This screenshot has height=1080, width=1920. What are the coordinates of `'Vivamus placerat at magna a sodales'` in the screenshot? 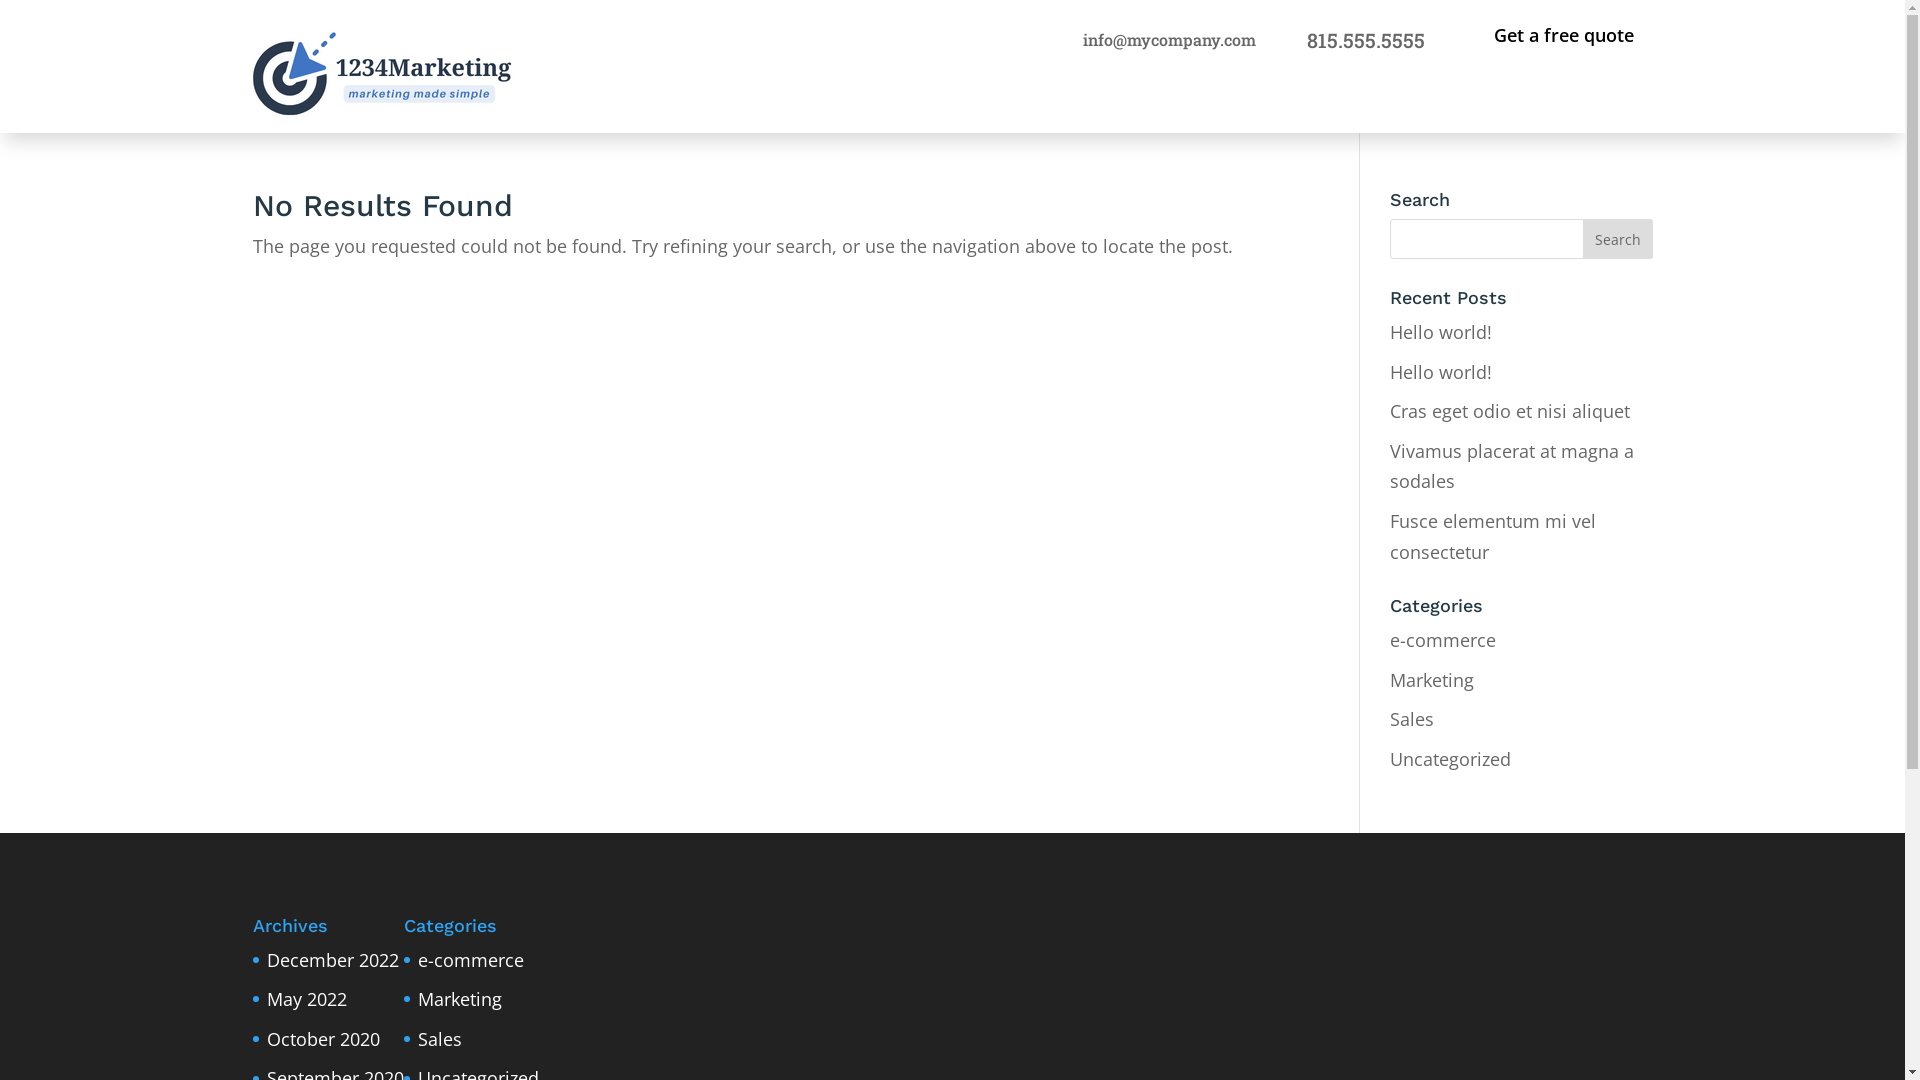 It's located at (1512, 466).